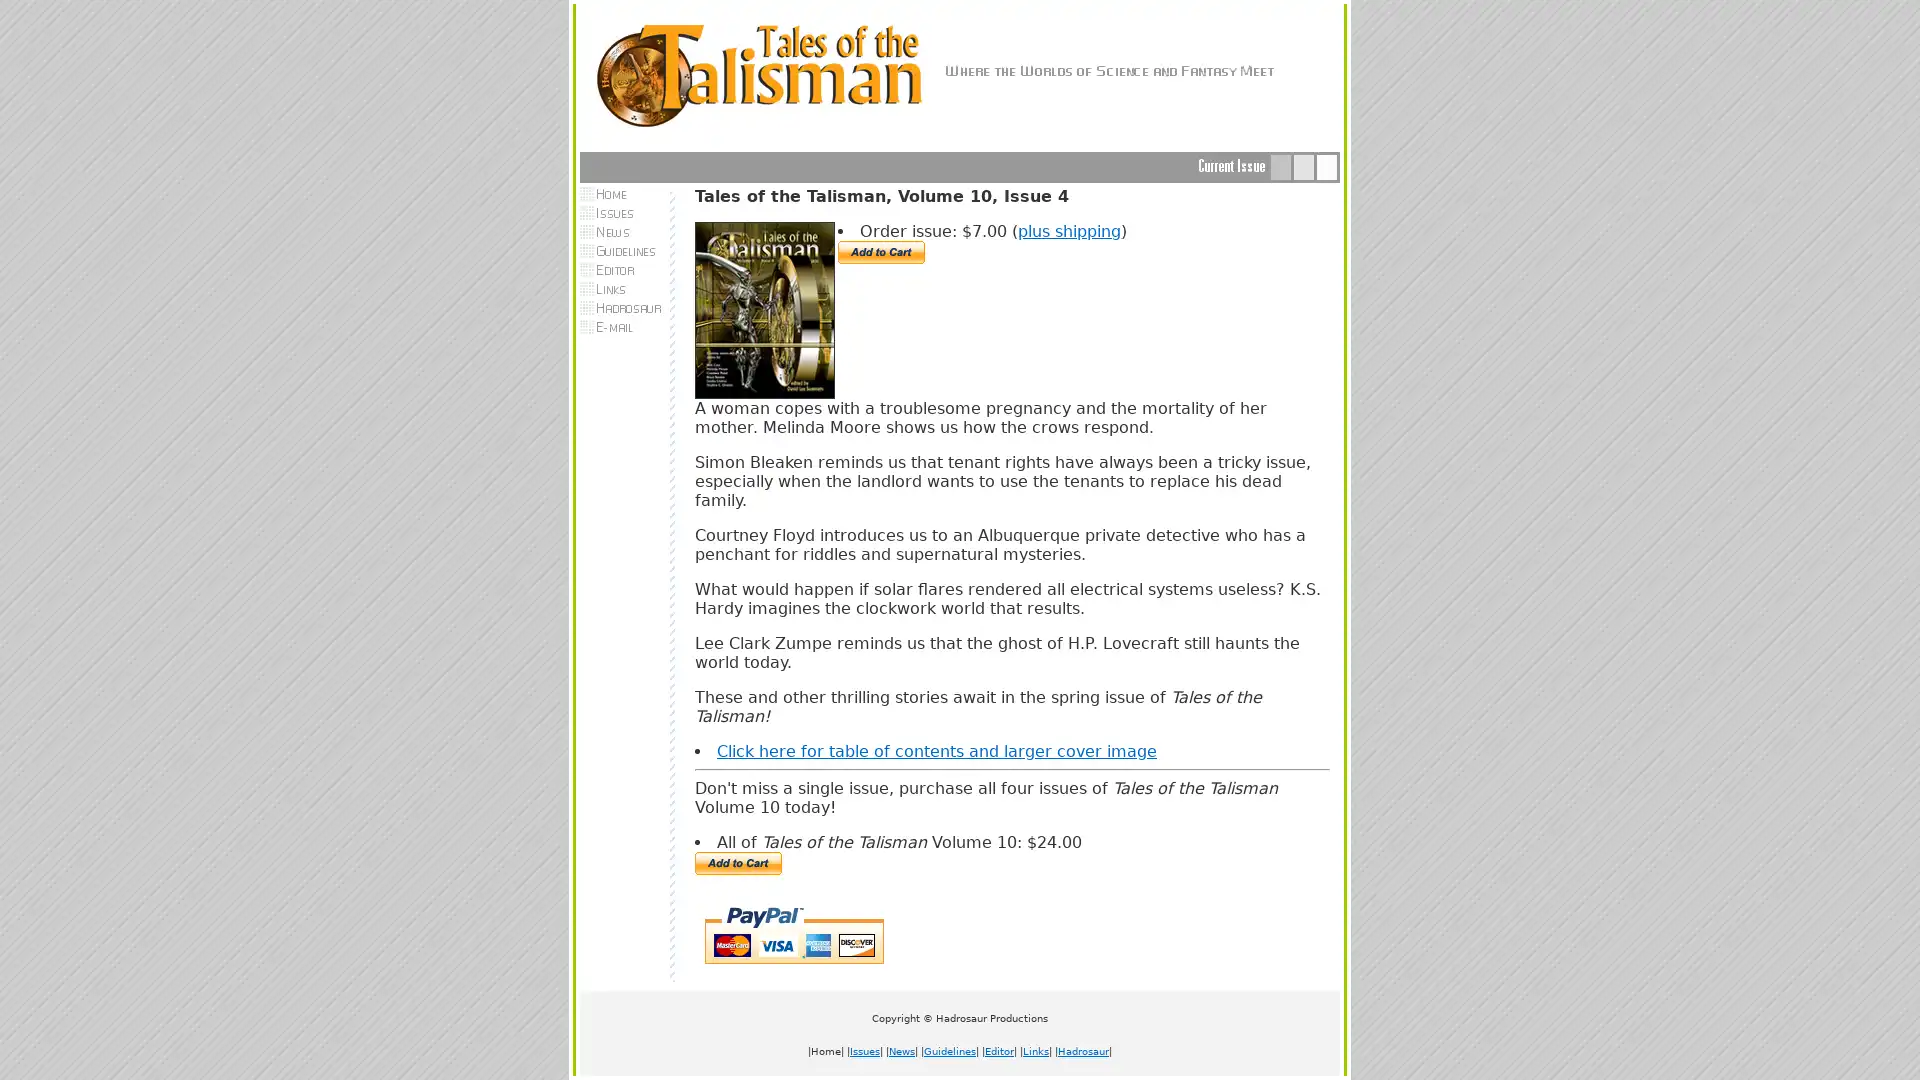 Image resolution: width=1920 pixels, height=1080 pixels. Describe the element at coordinates (880, 251) in the screenshot. I see `Make payments with PayPal - it's fast, free and secure!` at that location.